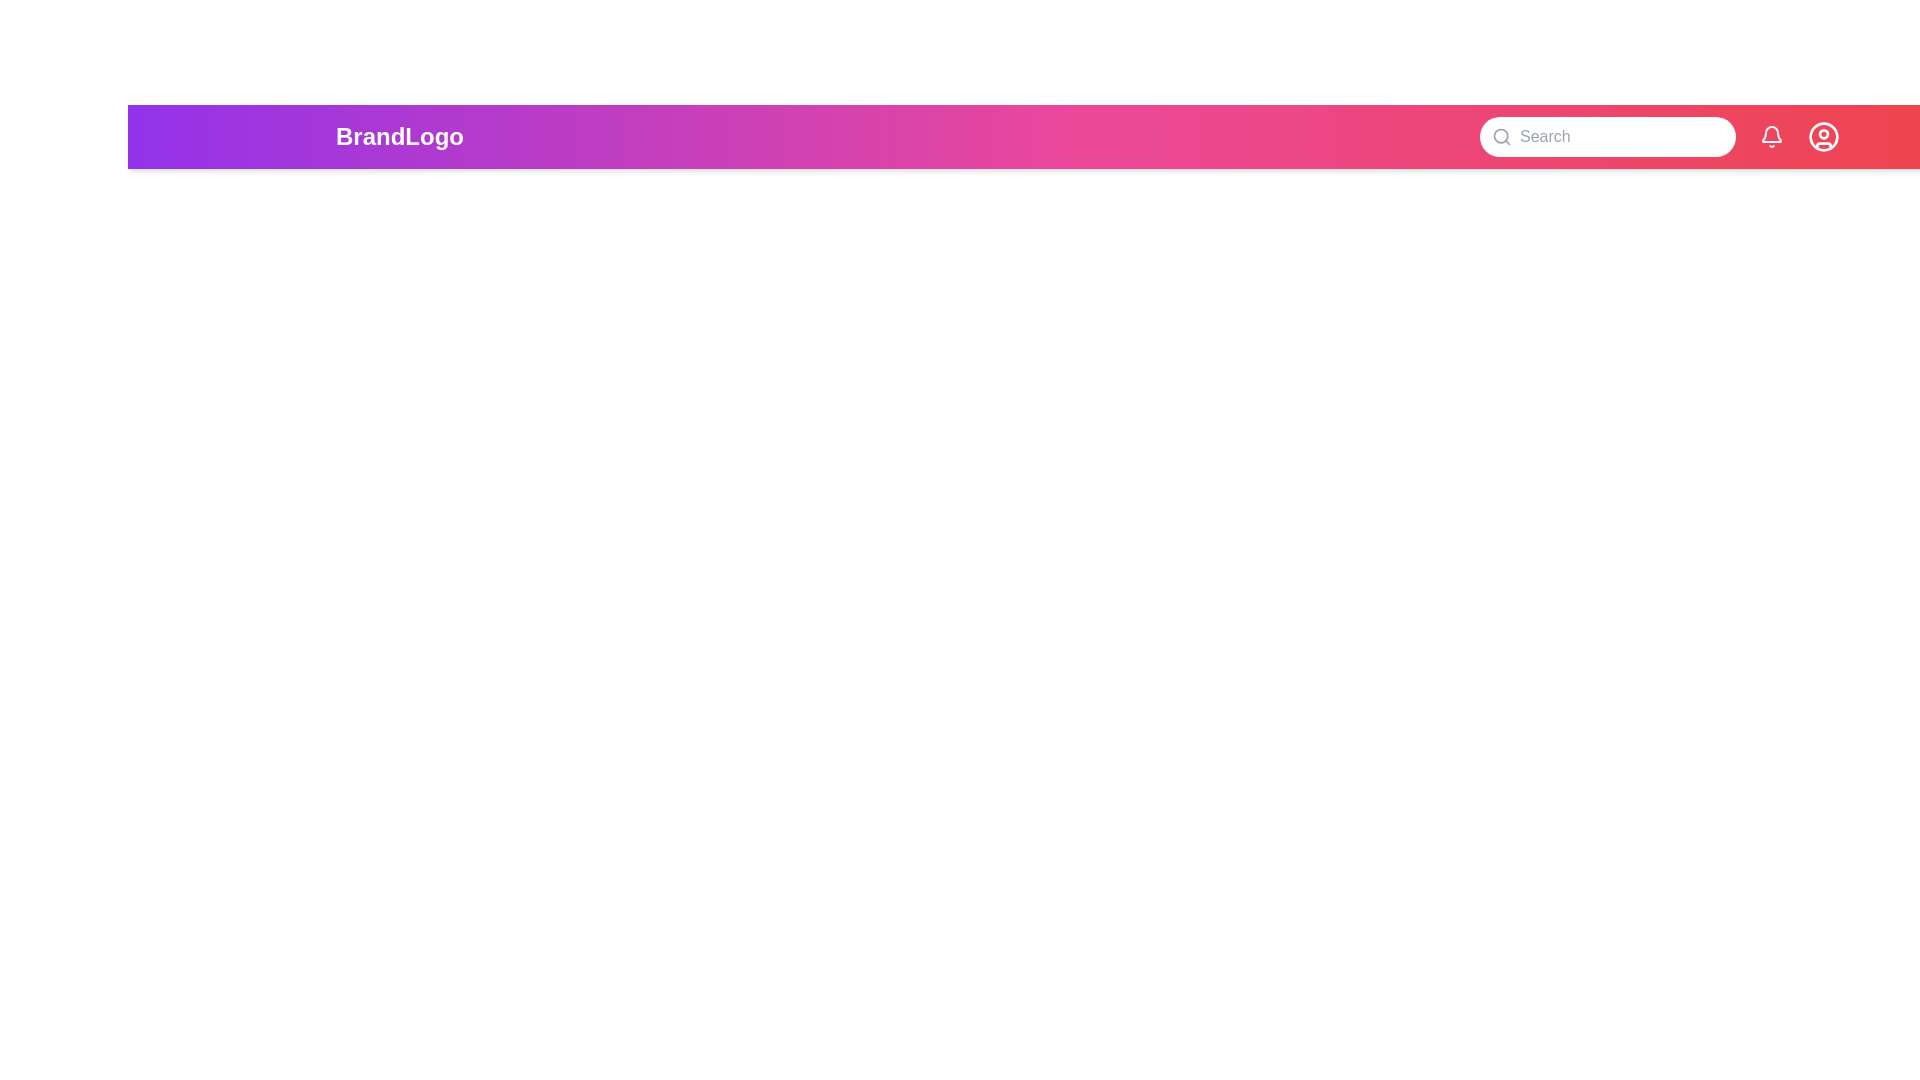 The image size is (1920, 1080). Describe the element at coordinates (399, 136) in the screenshot. I see `the brand's logo located in the top-left corner of the header section to redirect to the homepage` at that location.